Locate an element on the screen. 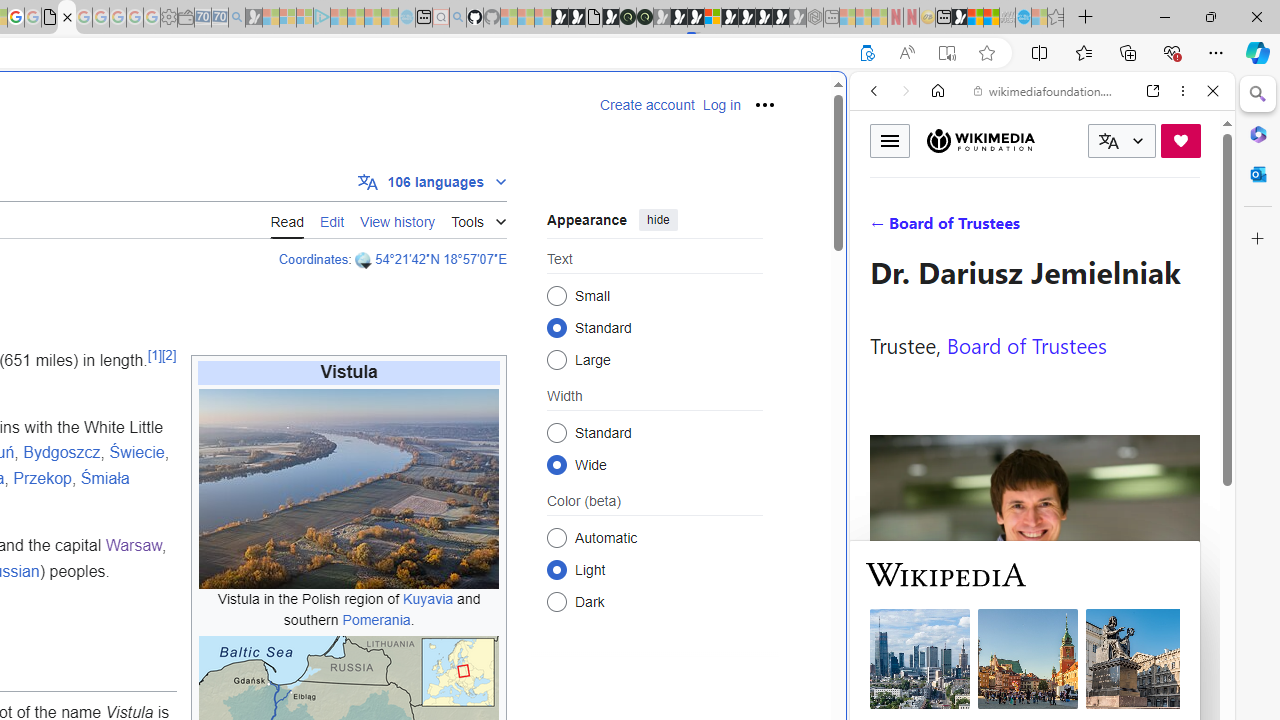 The height and width of the screenshot is (720, 1280). 'Web scope' is located at coordinates (881, 180).